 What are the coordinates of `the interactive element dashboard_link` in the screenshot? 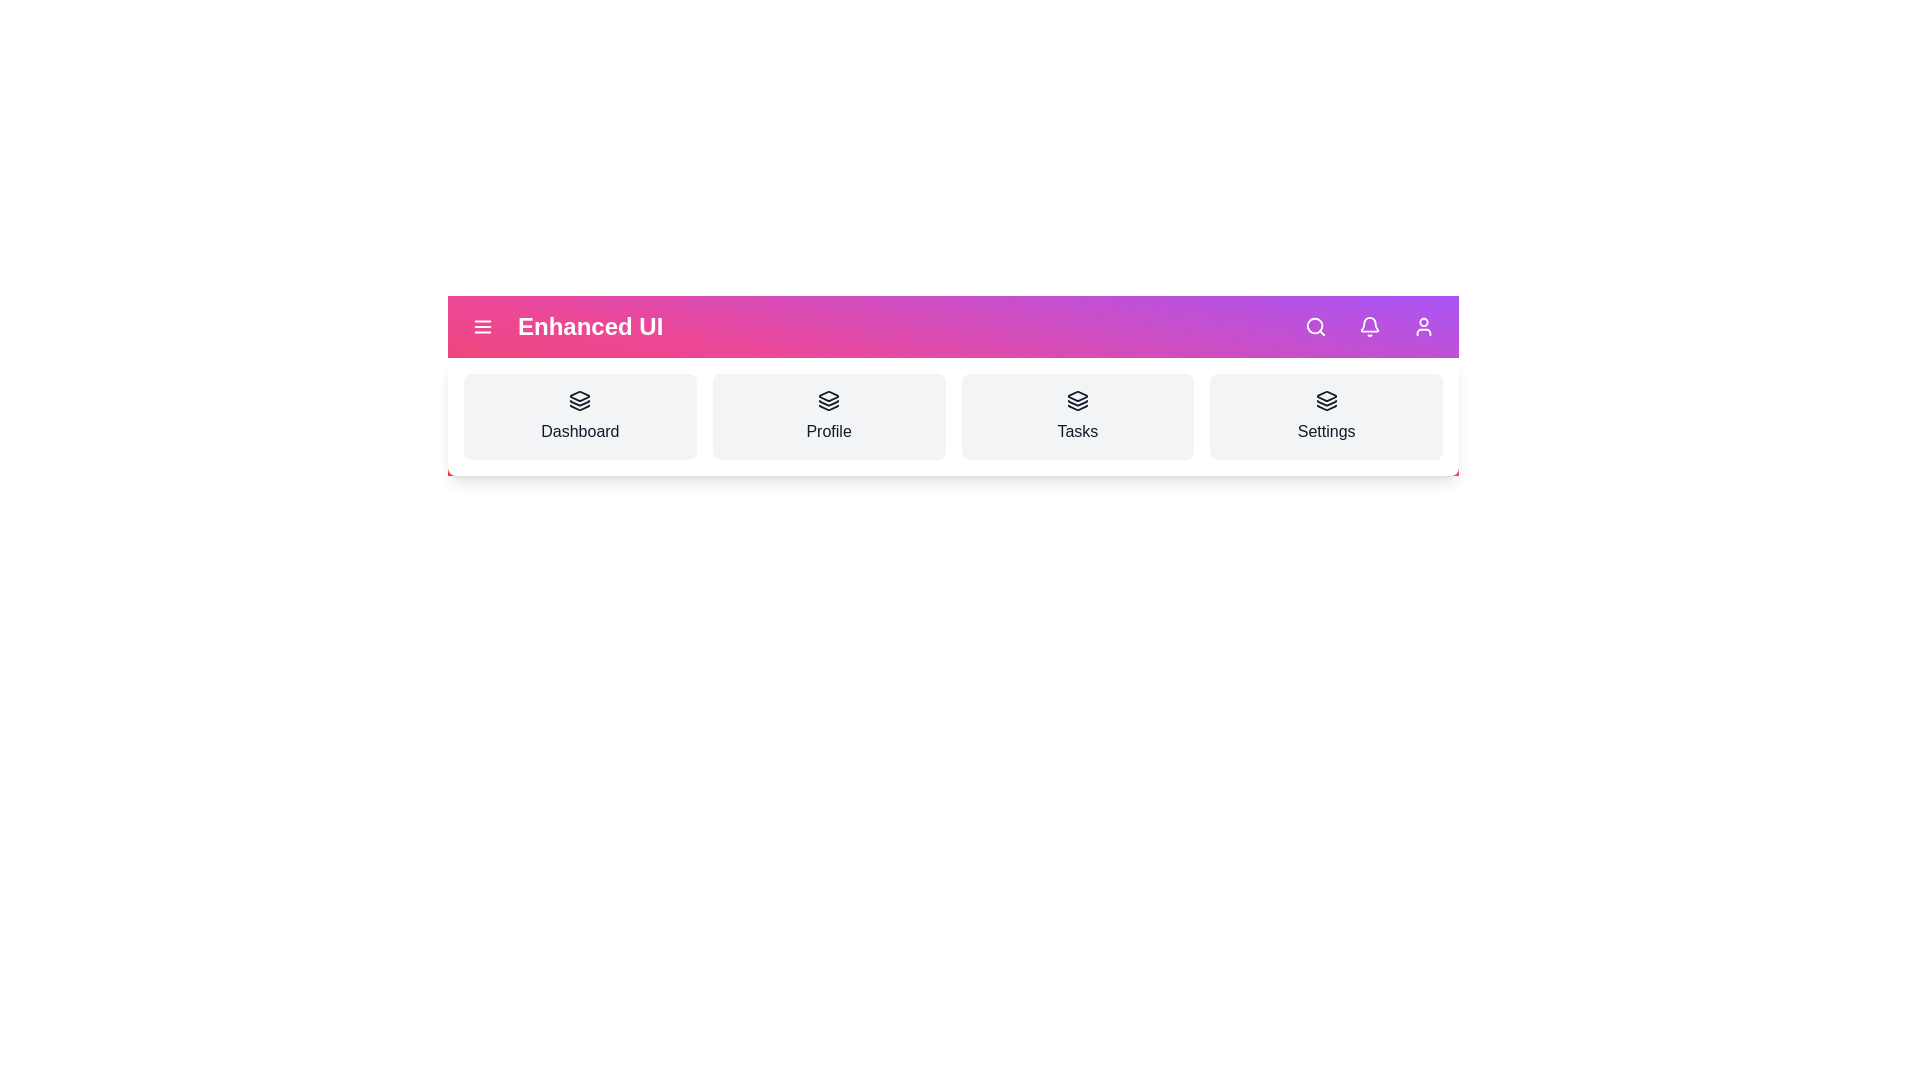 It's located at (579, 415).